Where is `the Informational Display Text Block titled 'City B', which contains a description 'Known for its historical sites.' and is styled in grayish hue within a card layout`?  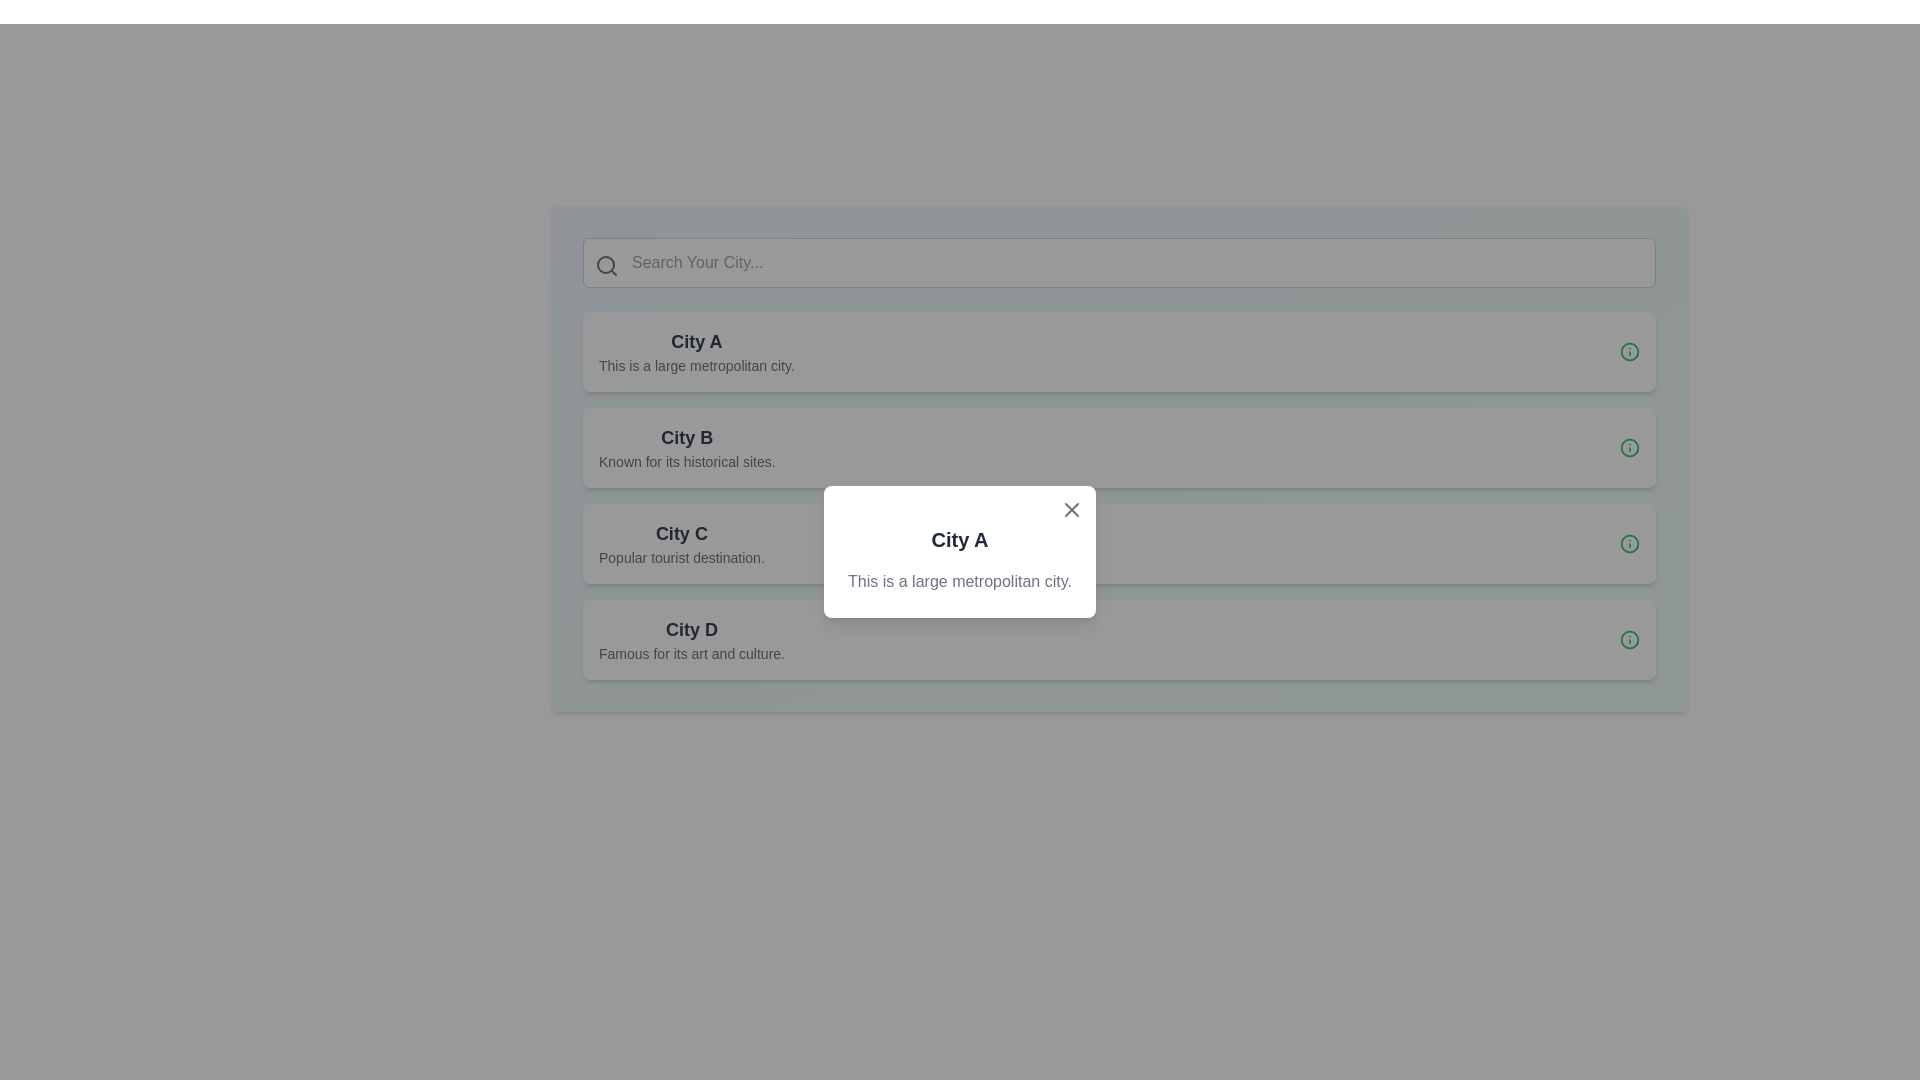 the Informational Display Text Block titled 'City B', which contains a description 'Known for its historical sites.' and is styled in grayish hue within a card layout is located at coordinates (687, 446).